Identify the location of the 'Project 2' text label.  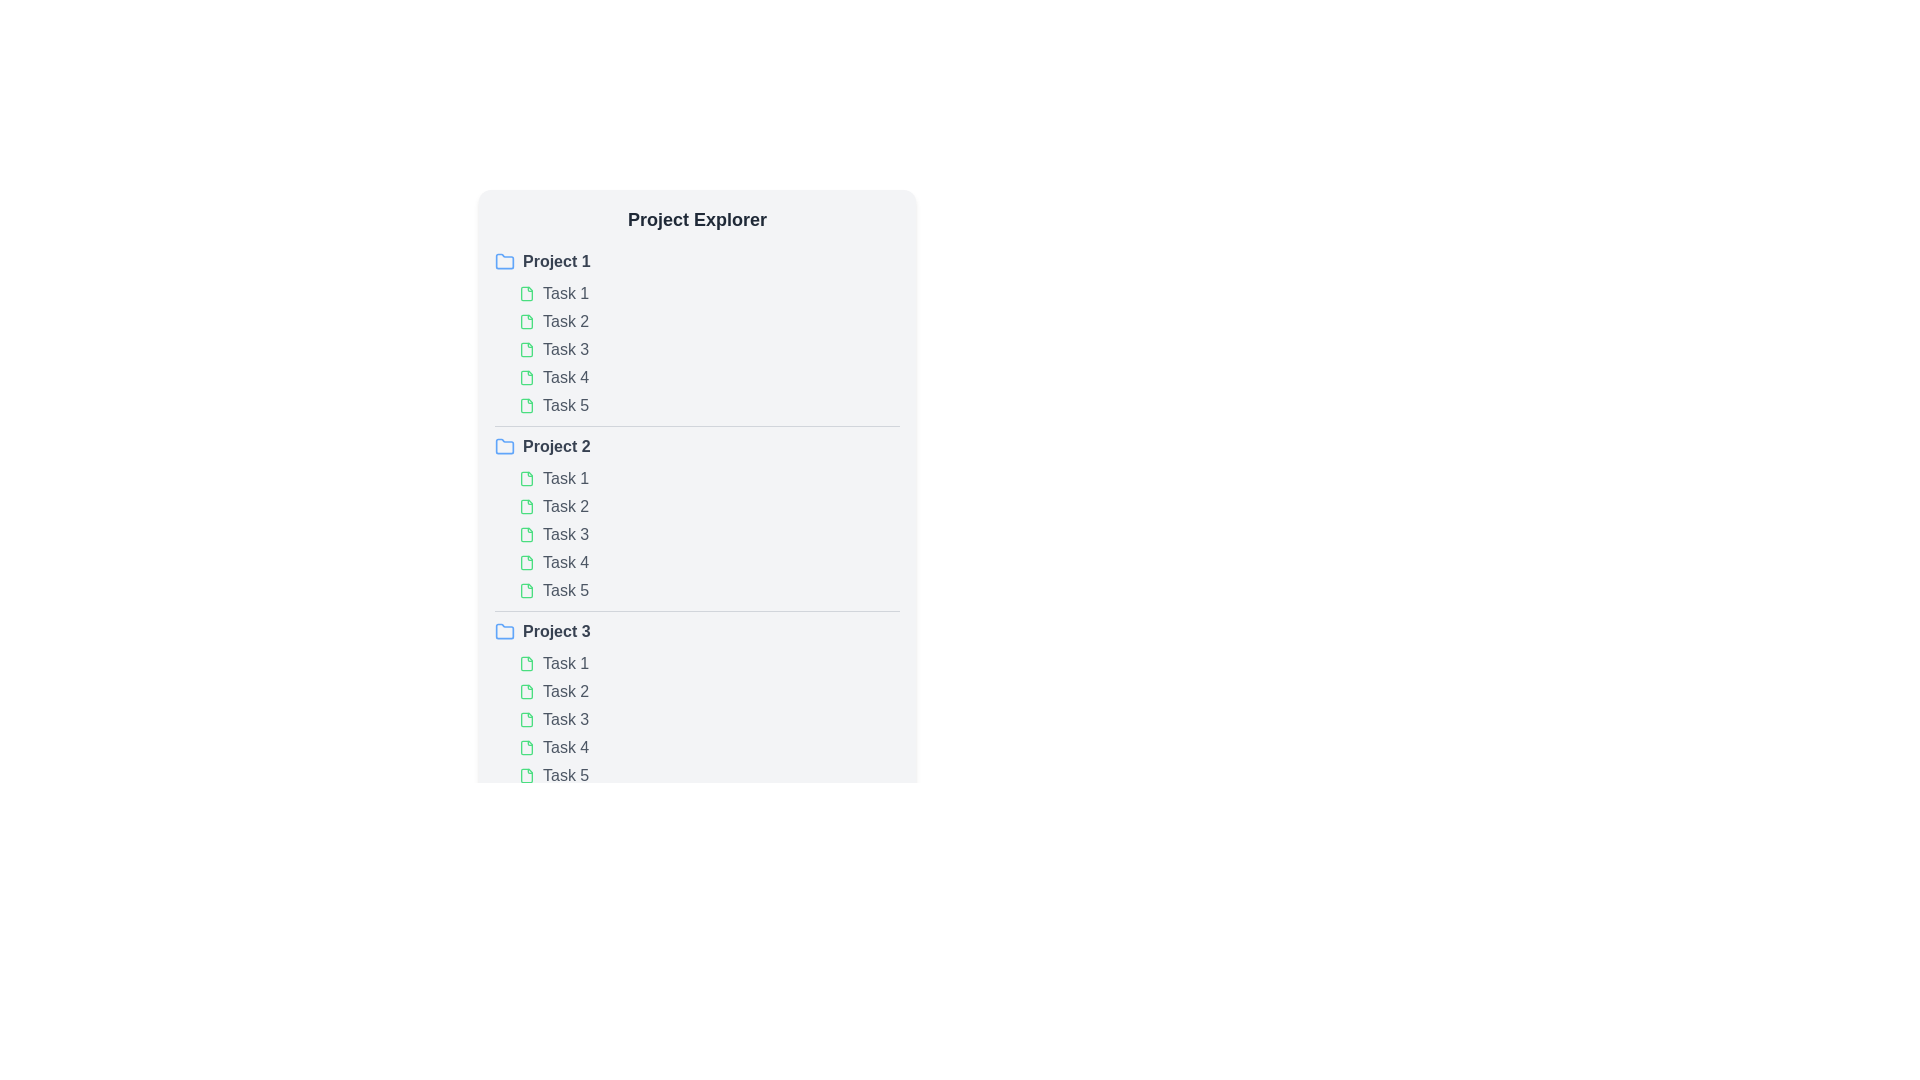
(556, 446).